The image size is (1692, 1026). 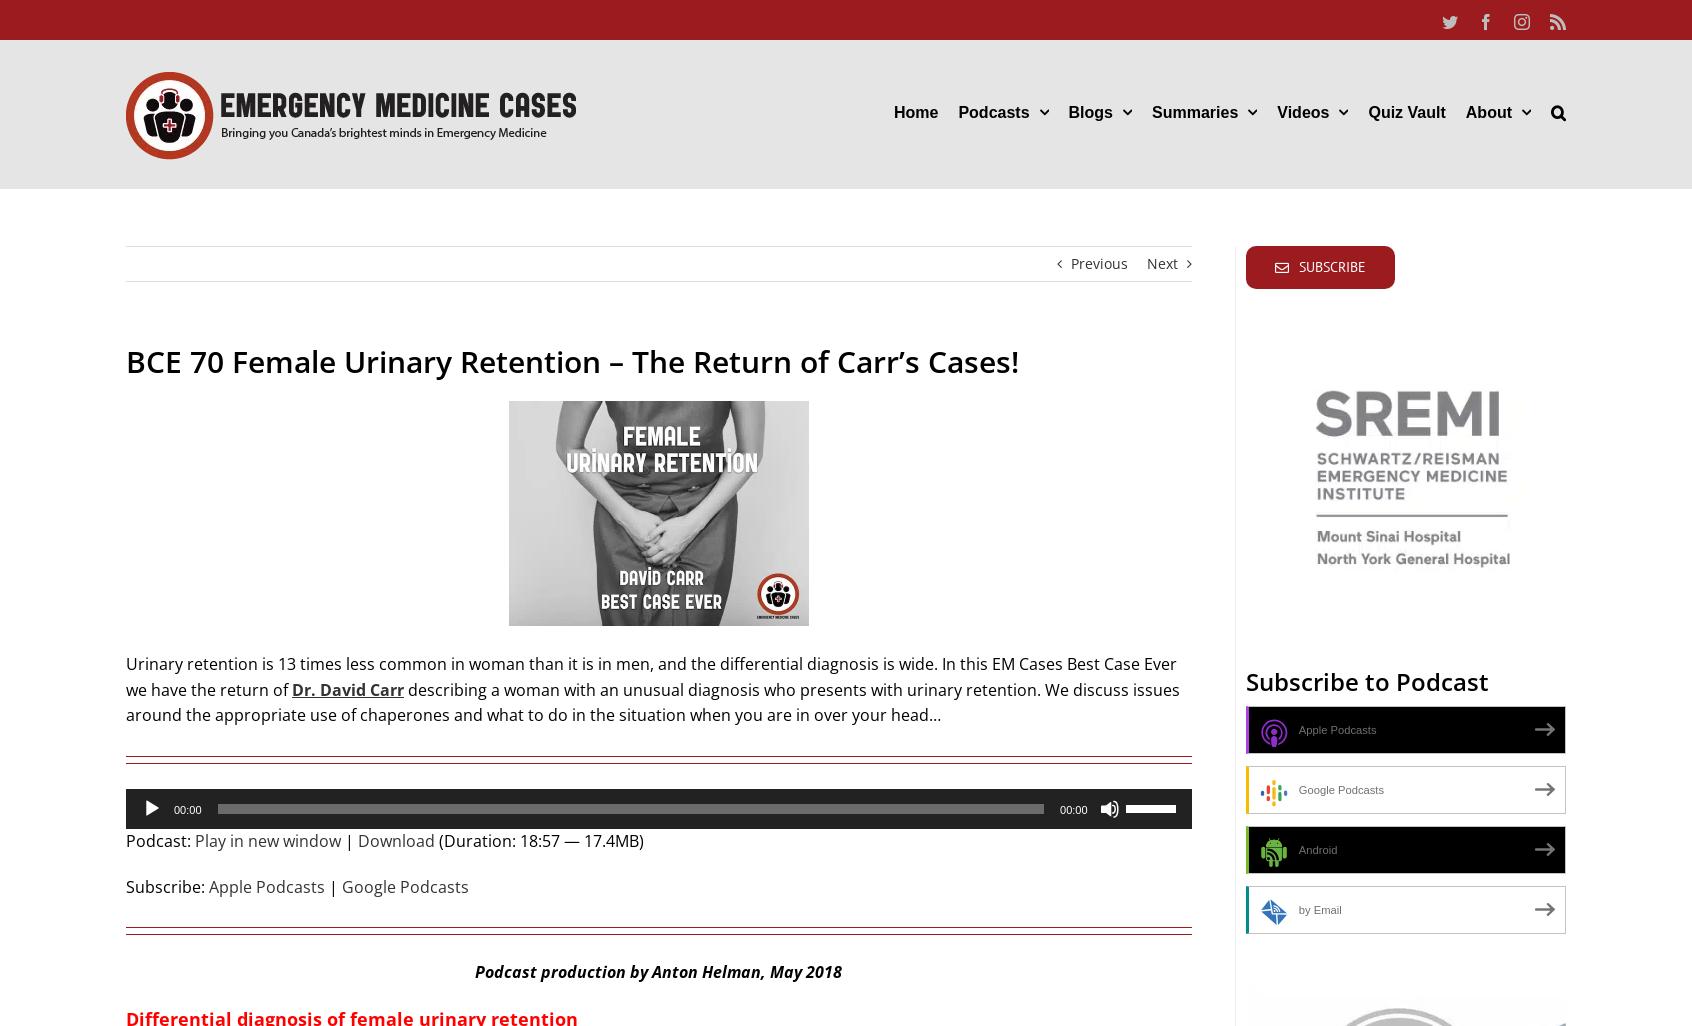 I want to click on 'Download', so click(x=396, y=841).